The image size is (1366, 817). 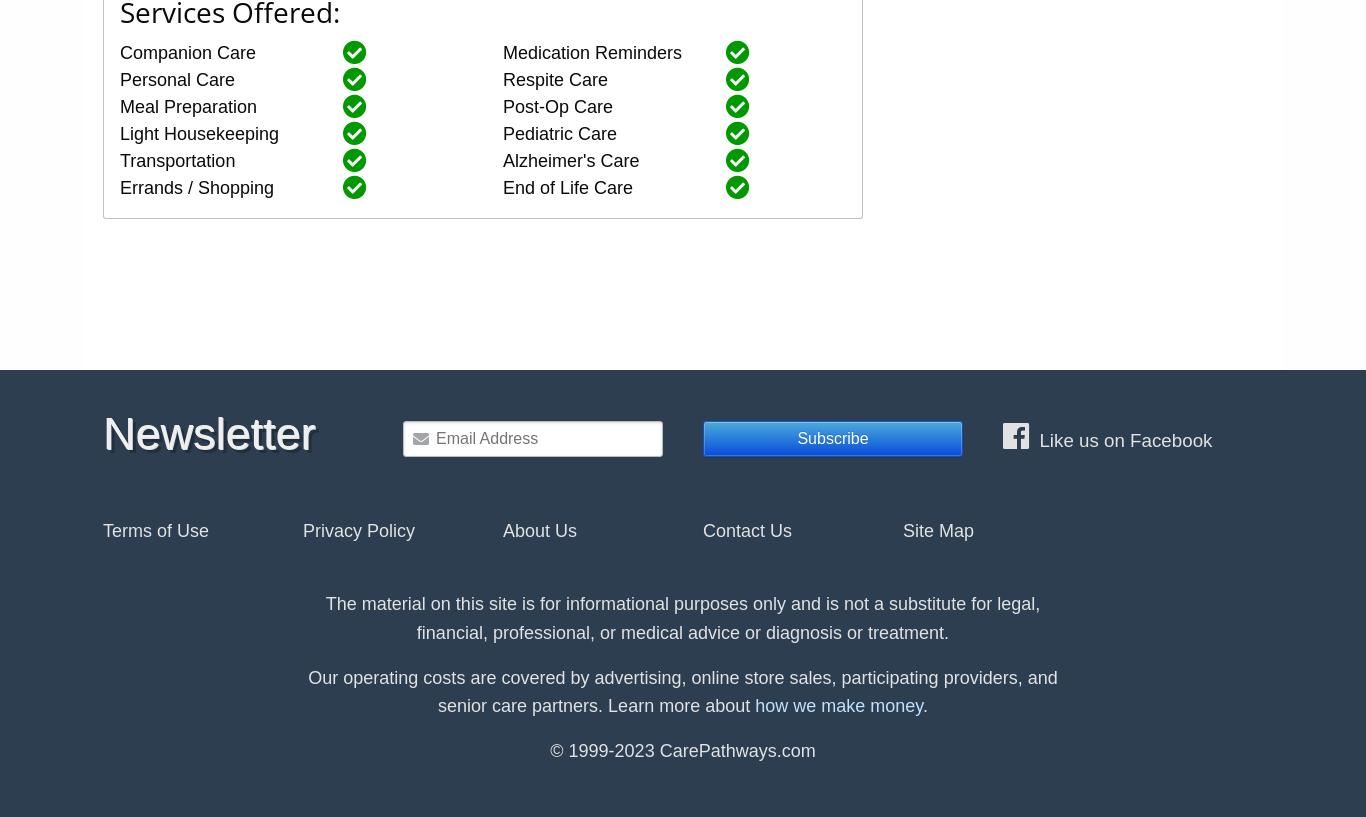 What do you see at coordinates (539, 528) in the screenshot?
I see `'About Us'` at bounding box center [539, 528].